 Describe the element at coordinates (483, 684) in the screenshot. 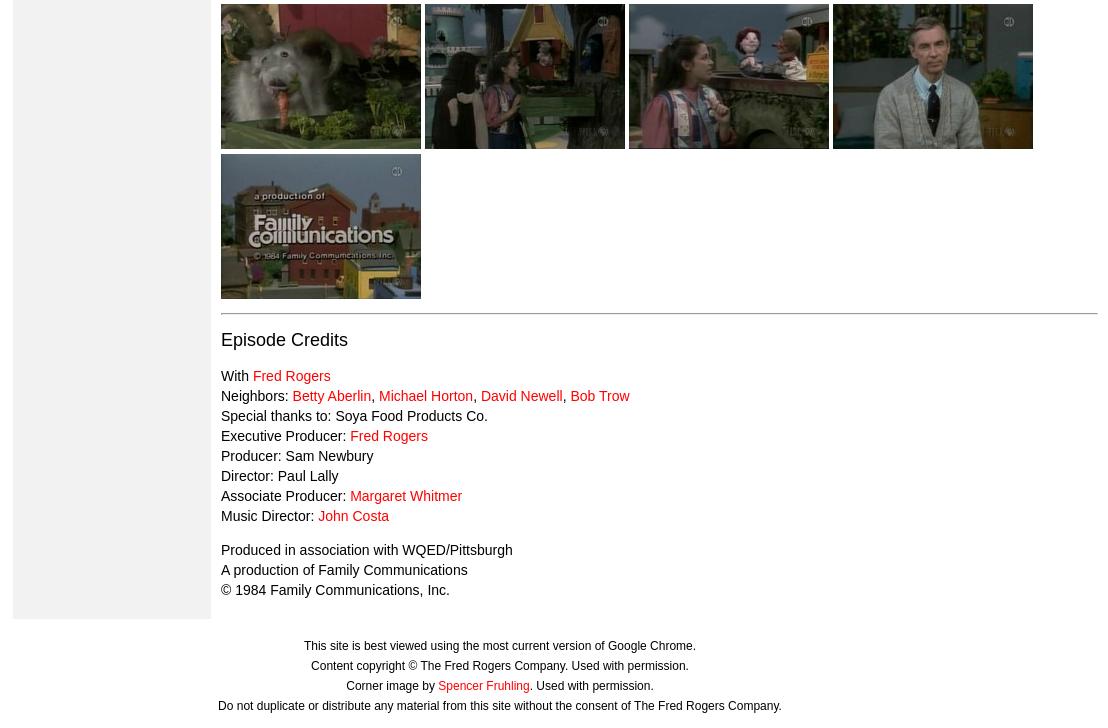

I see `'Spencer Fruhling'` at that location.